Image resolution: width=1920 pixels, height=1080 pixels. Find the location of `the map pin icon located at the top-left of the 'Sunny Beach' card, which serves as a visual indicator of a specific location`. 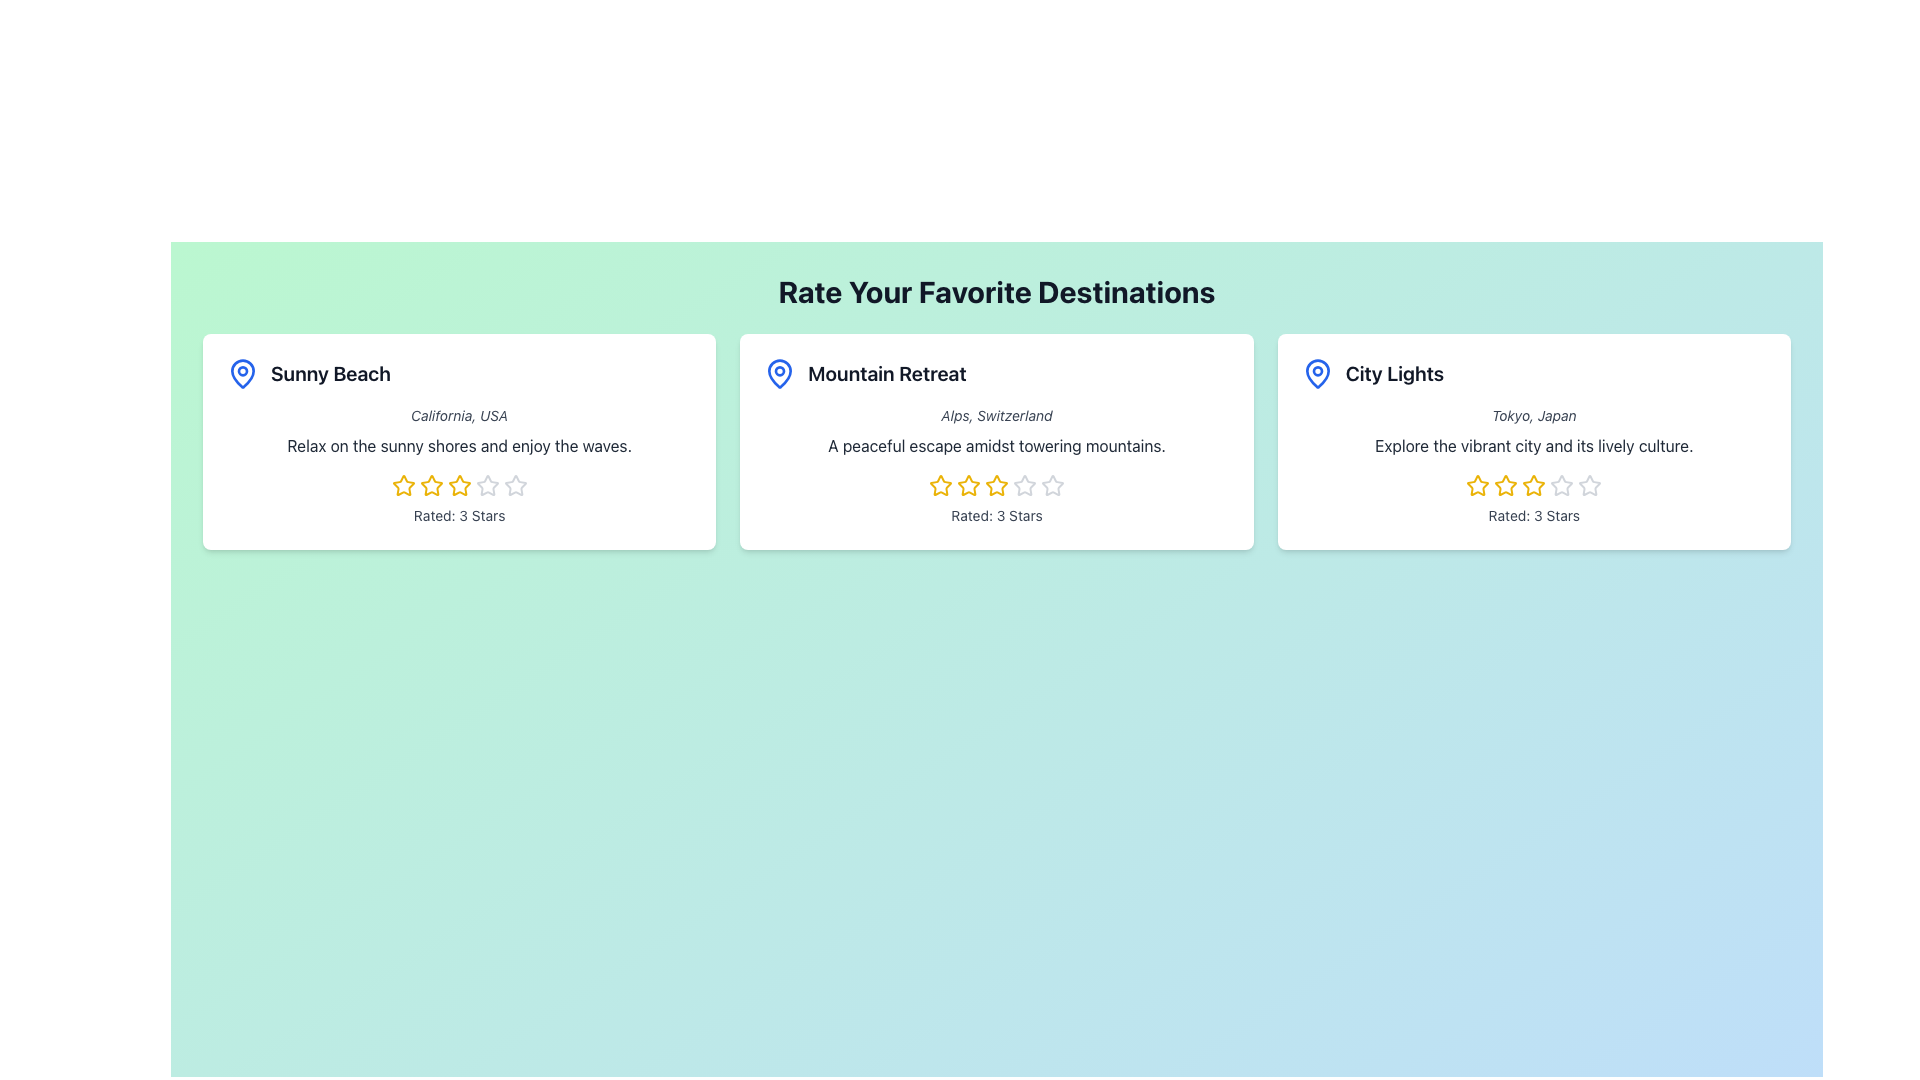

the map pin icon located at the top-left of the 'Sunny Beach' card, which serves as a visual indicator of a specific location is located at coordinates (242, 373).